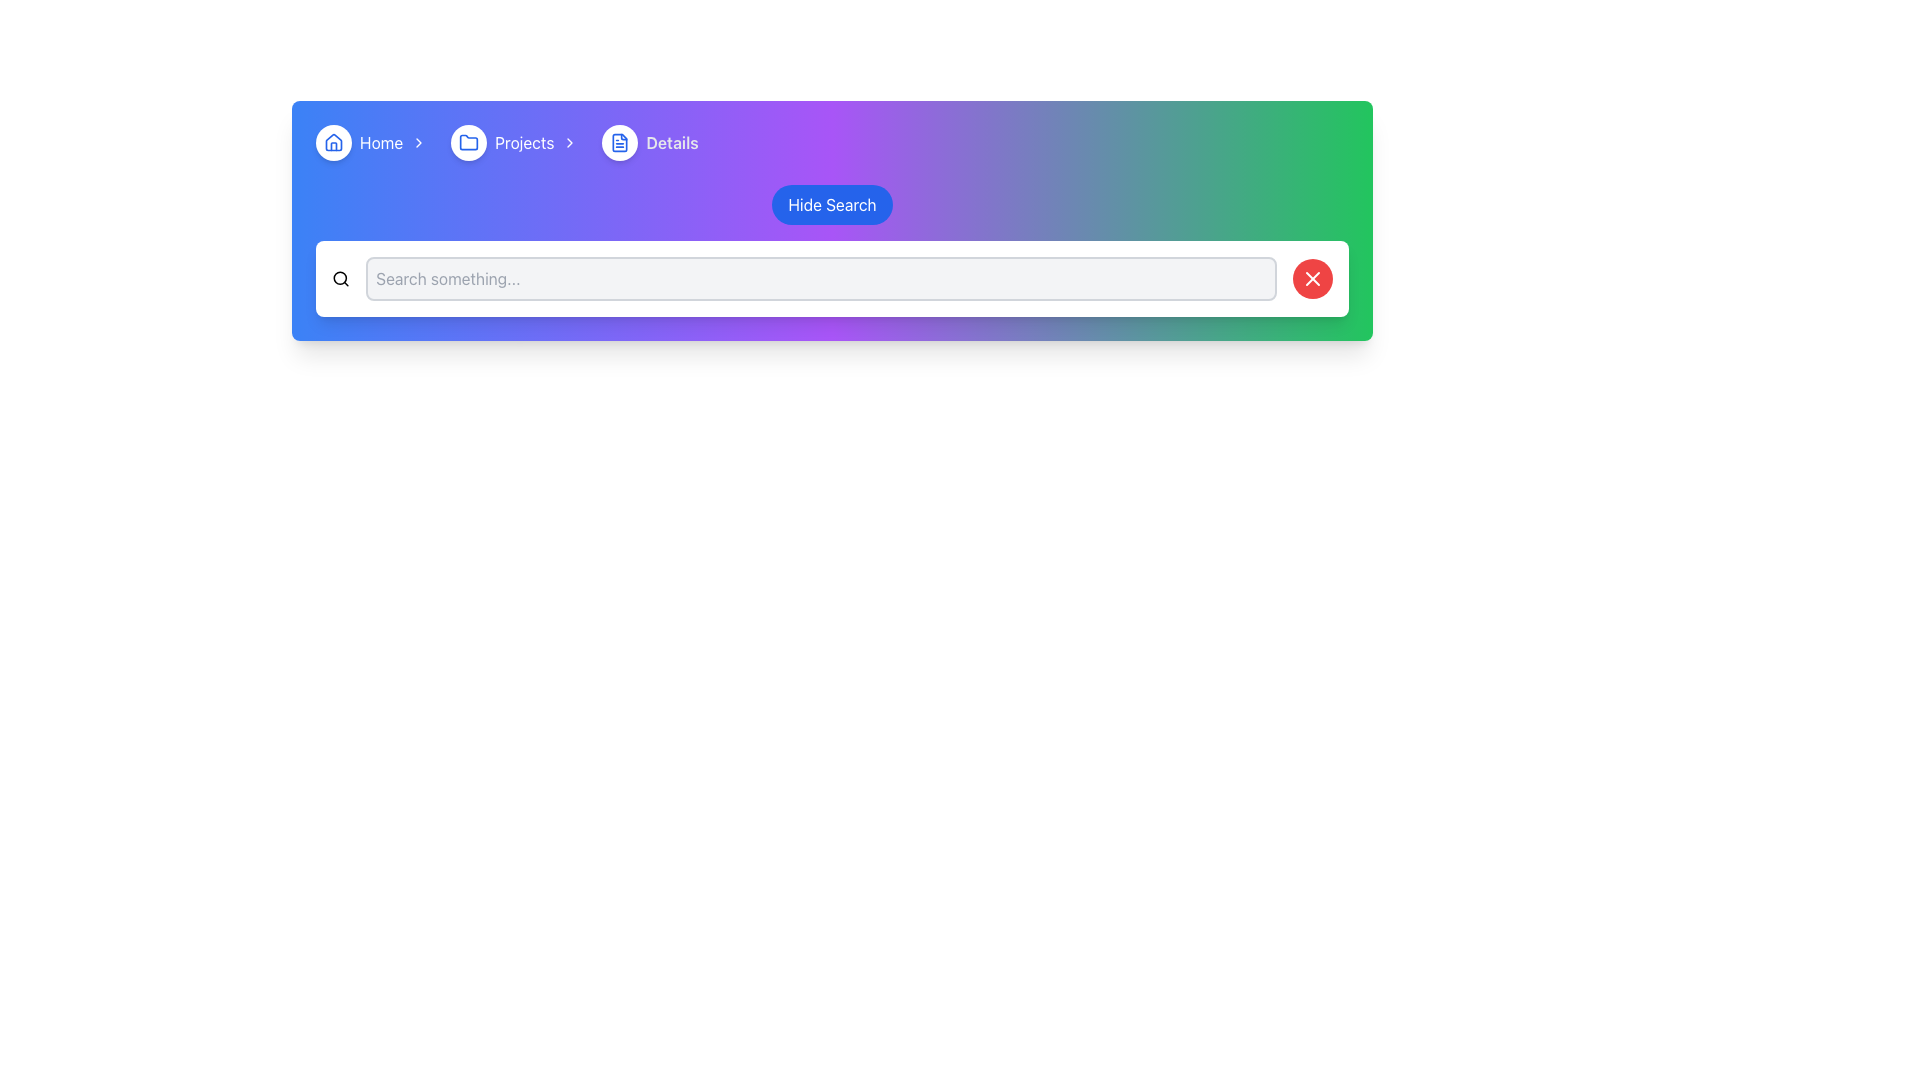  I want to click on the 'Home' navigation link component, which is styled in white on a blue gradient background and located on the leftmost side of the navigation bar, so click(375, 141).